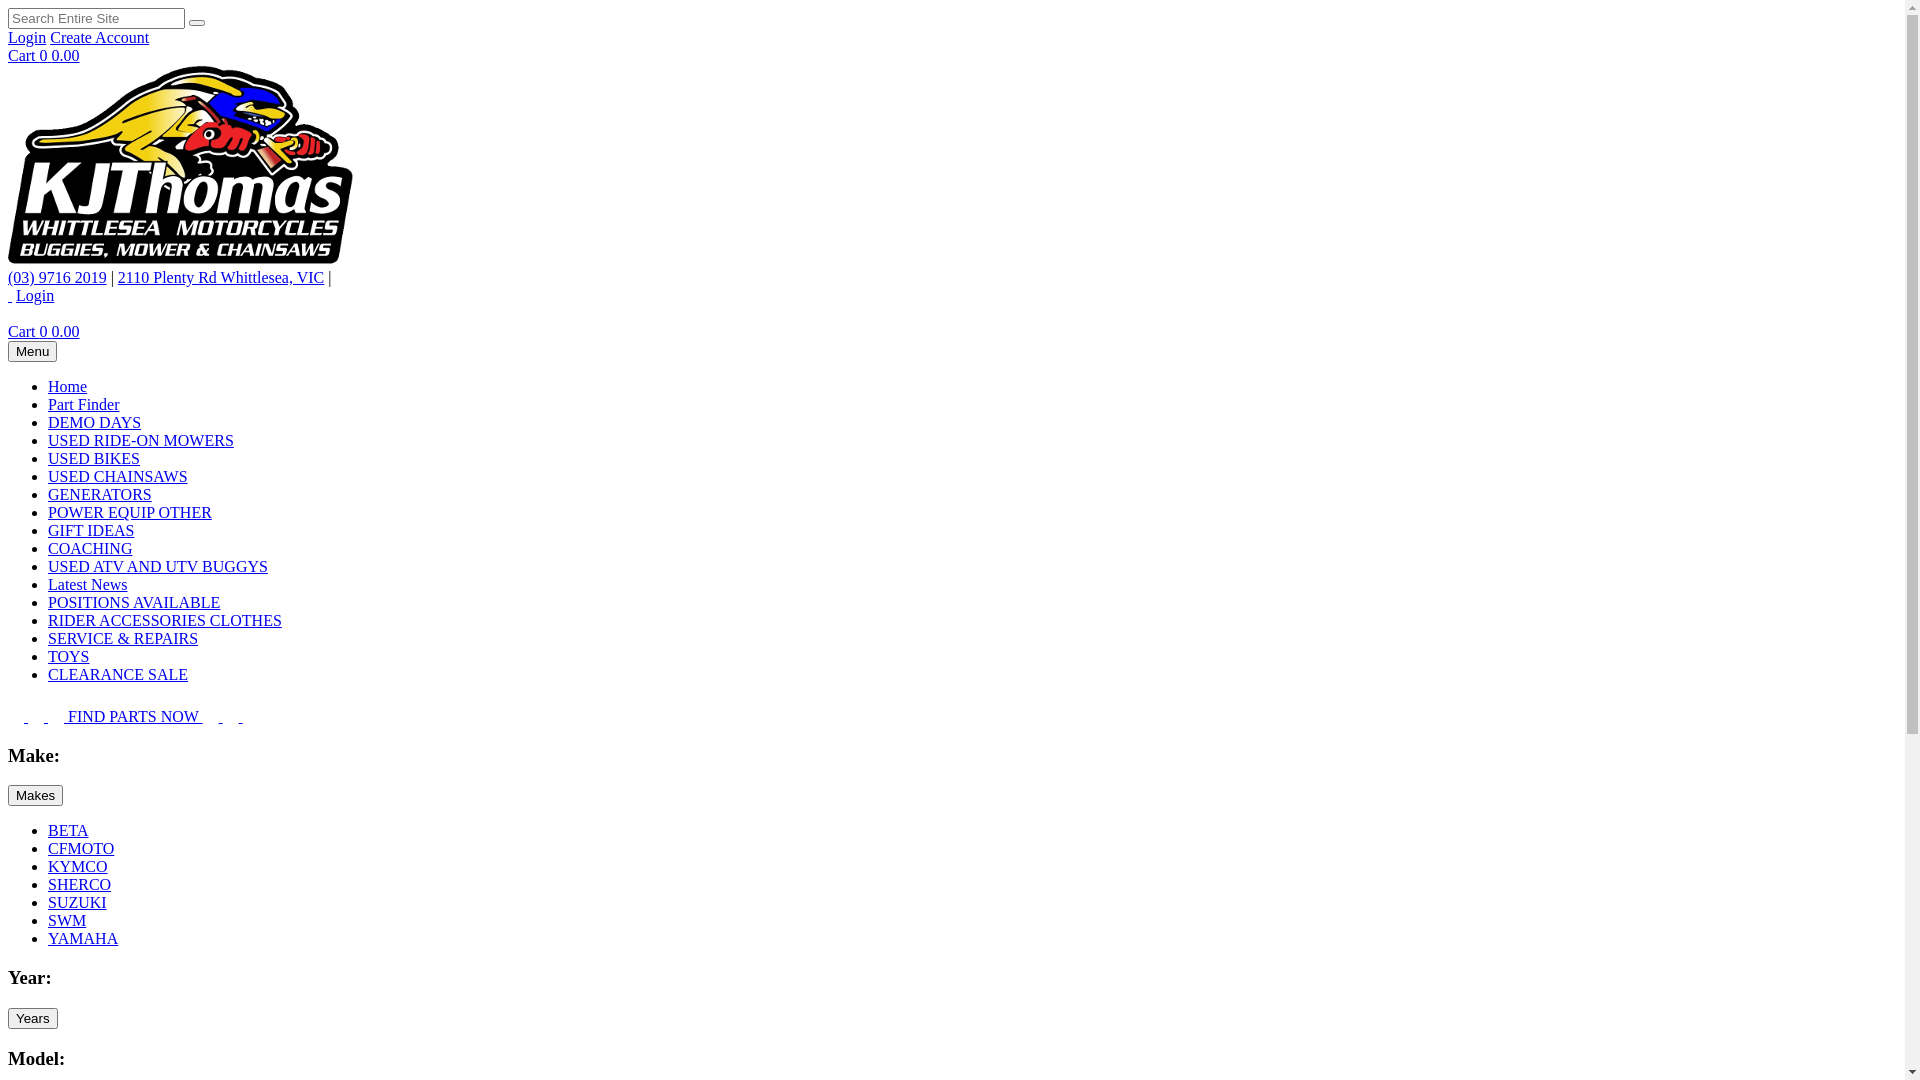 This screenshot has width=1920, height=1080. I want to click on 'GENERATORS', so click(48, 494).